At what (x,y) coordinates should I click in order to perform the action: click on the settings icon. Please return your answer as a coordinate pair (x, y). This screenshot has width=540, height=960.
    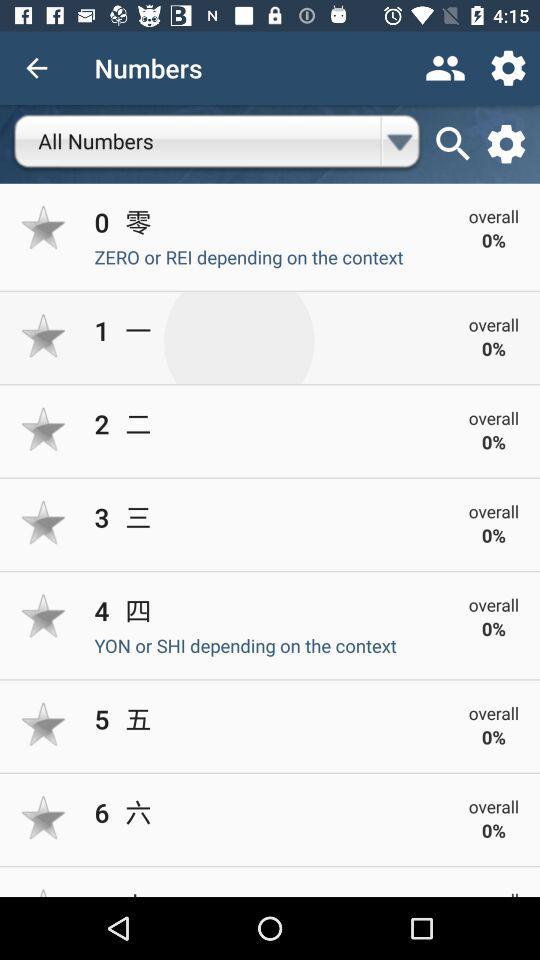
    Looking at the image, I should click on (505, 143).